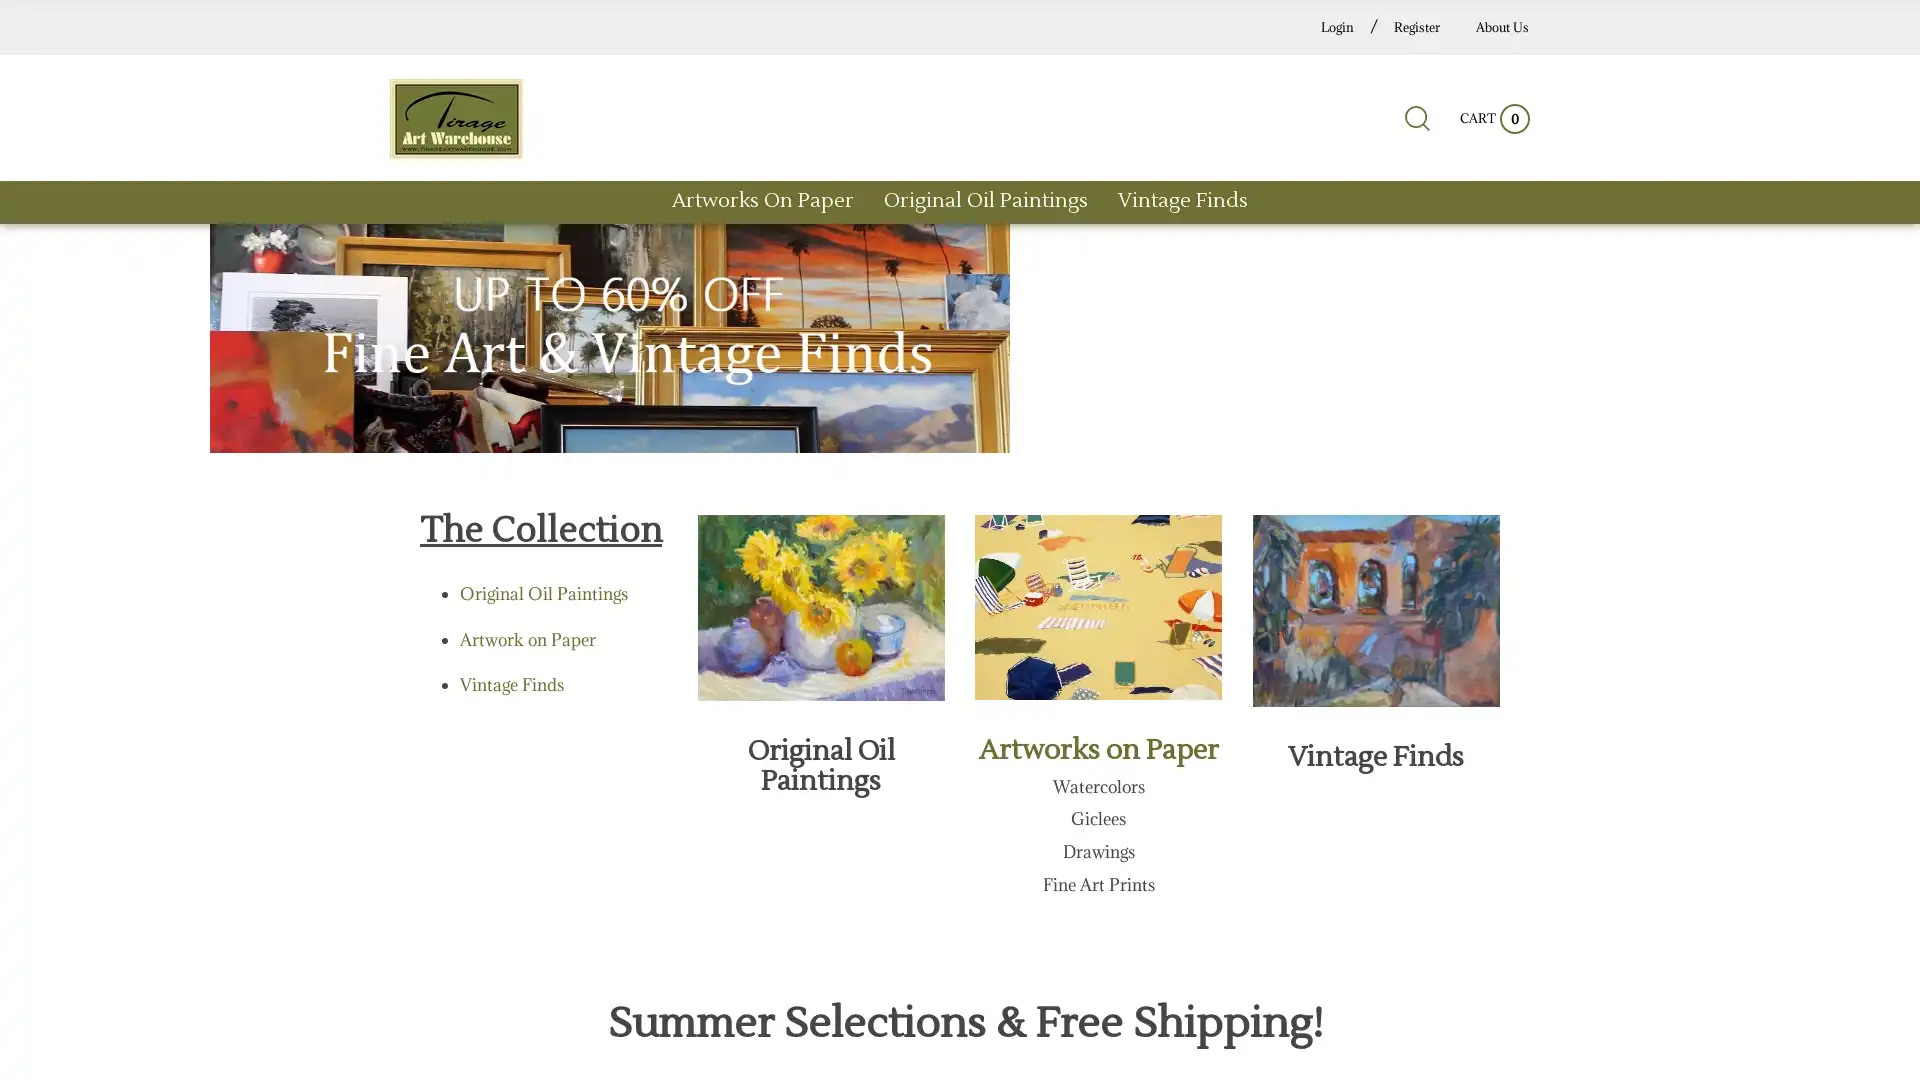 The width and height of the screenshot is (1920, 1080). What do you see at coordinates (1441, 127) in the screenshot?
I see `Close search` at bounding box center [1441, 127].